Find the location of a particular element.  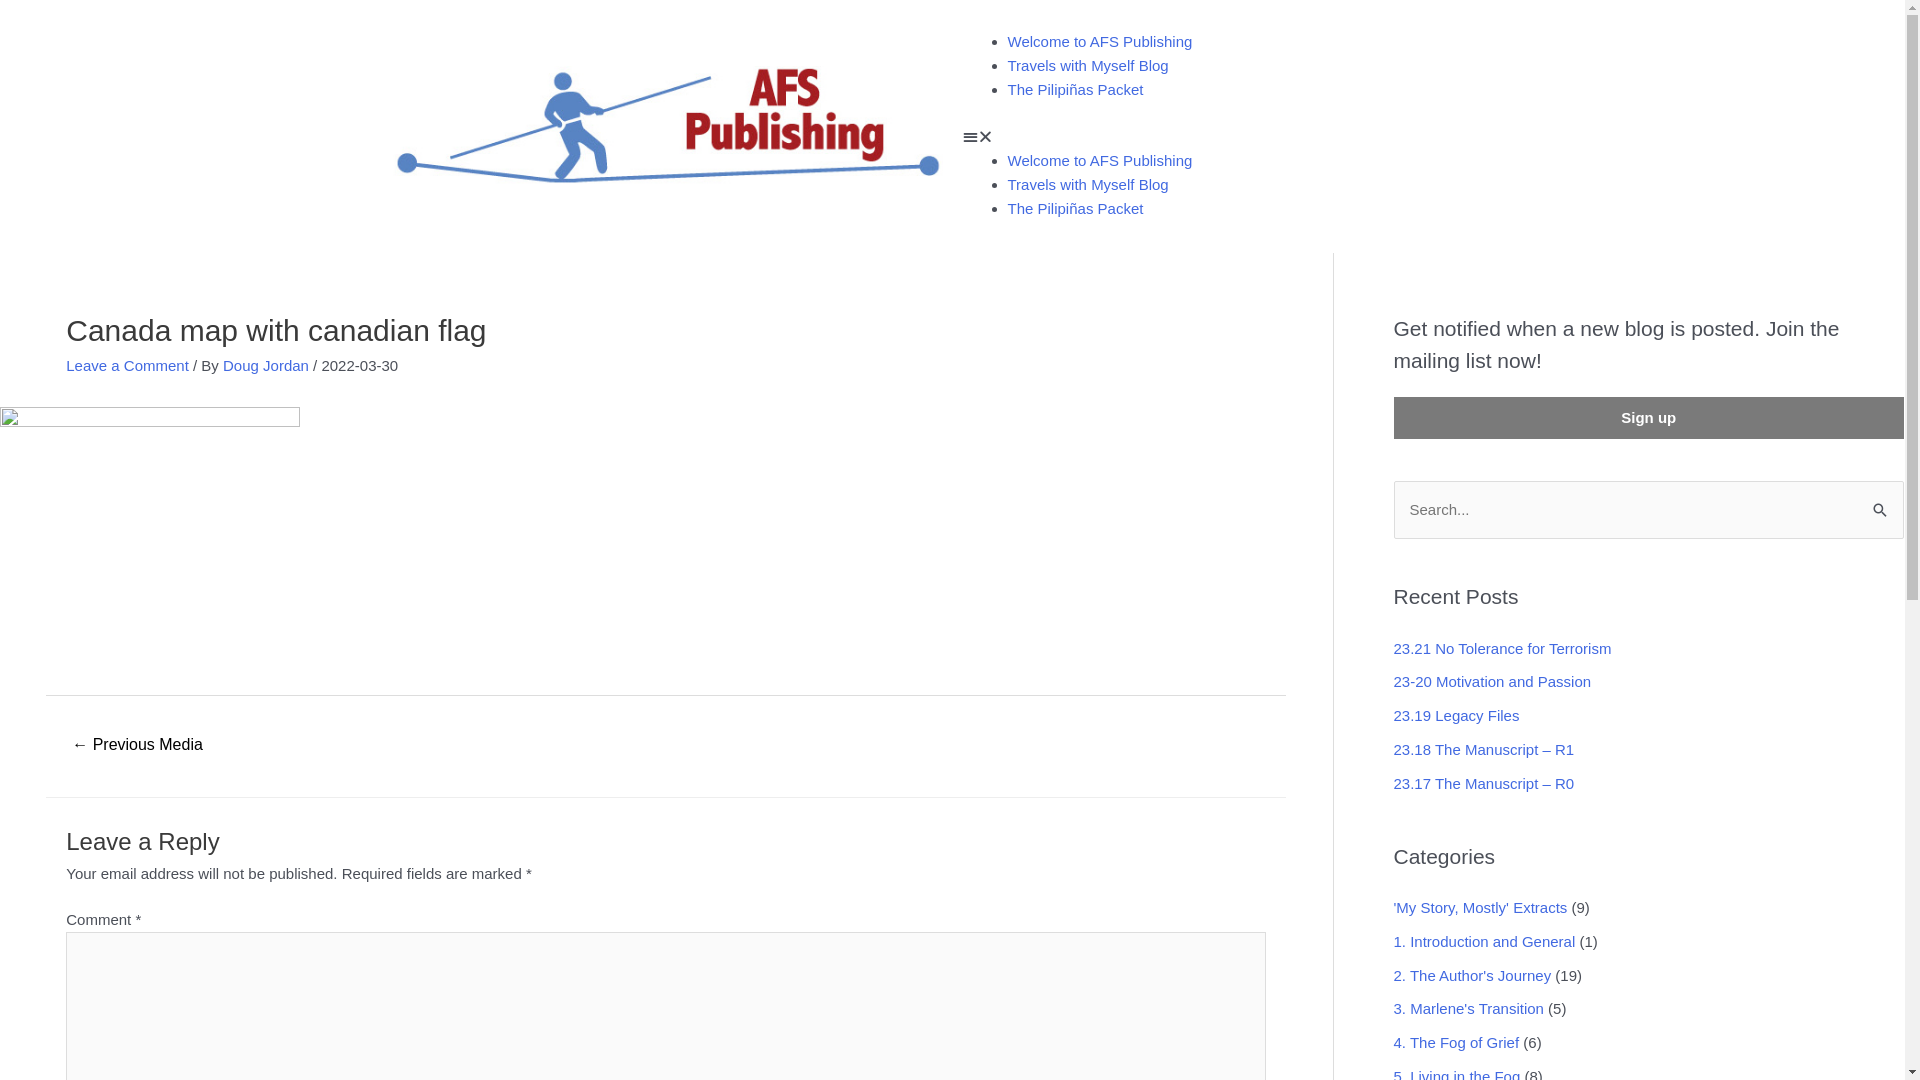

'2. The Author's Journey' is located at coordinates (1473, 973).